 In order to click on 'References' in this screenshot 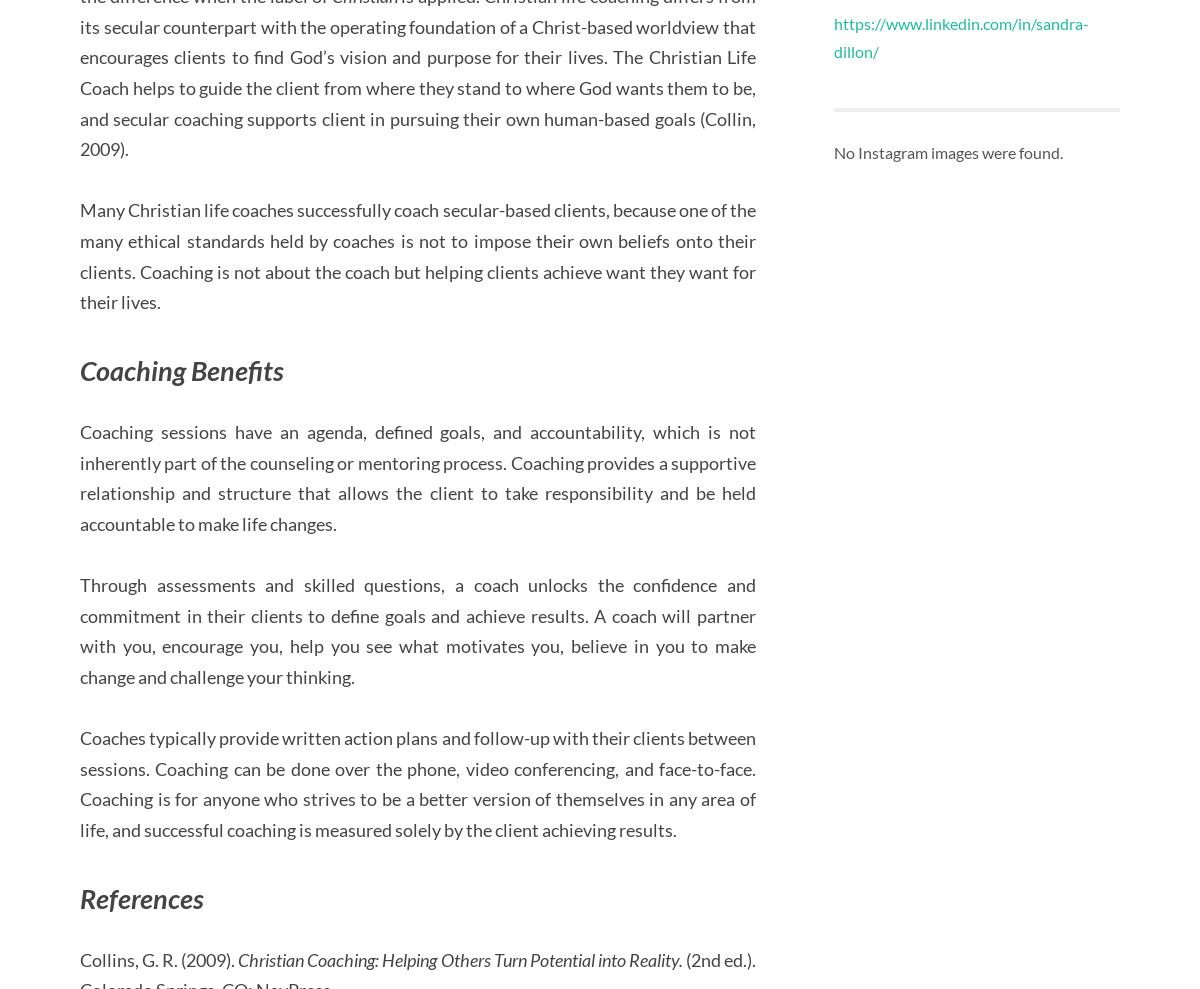, I will do `click(141, 897)`.